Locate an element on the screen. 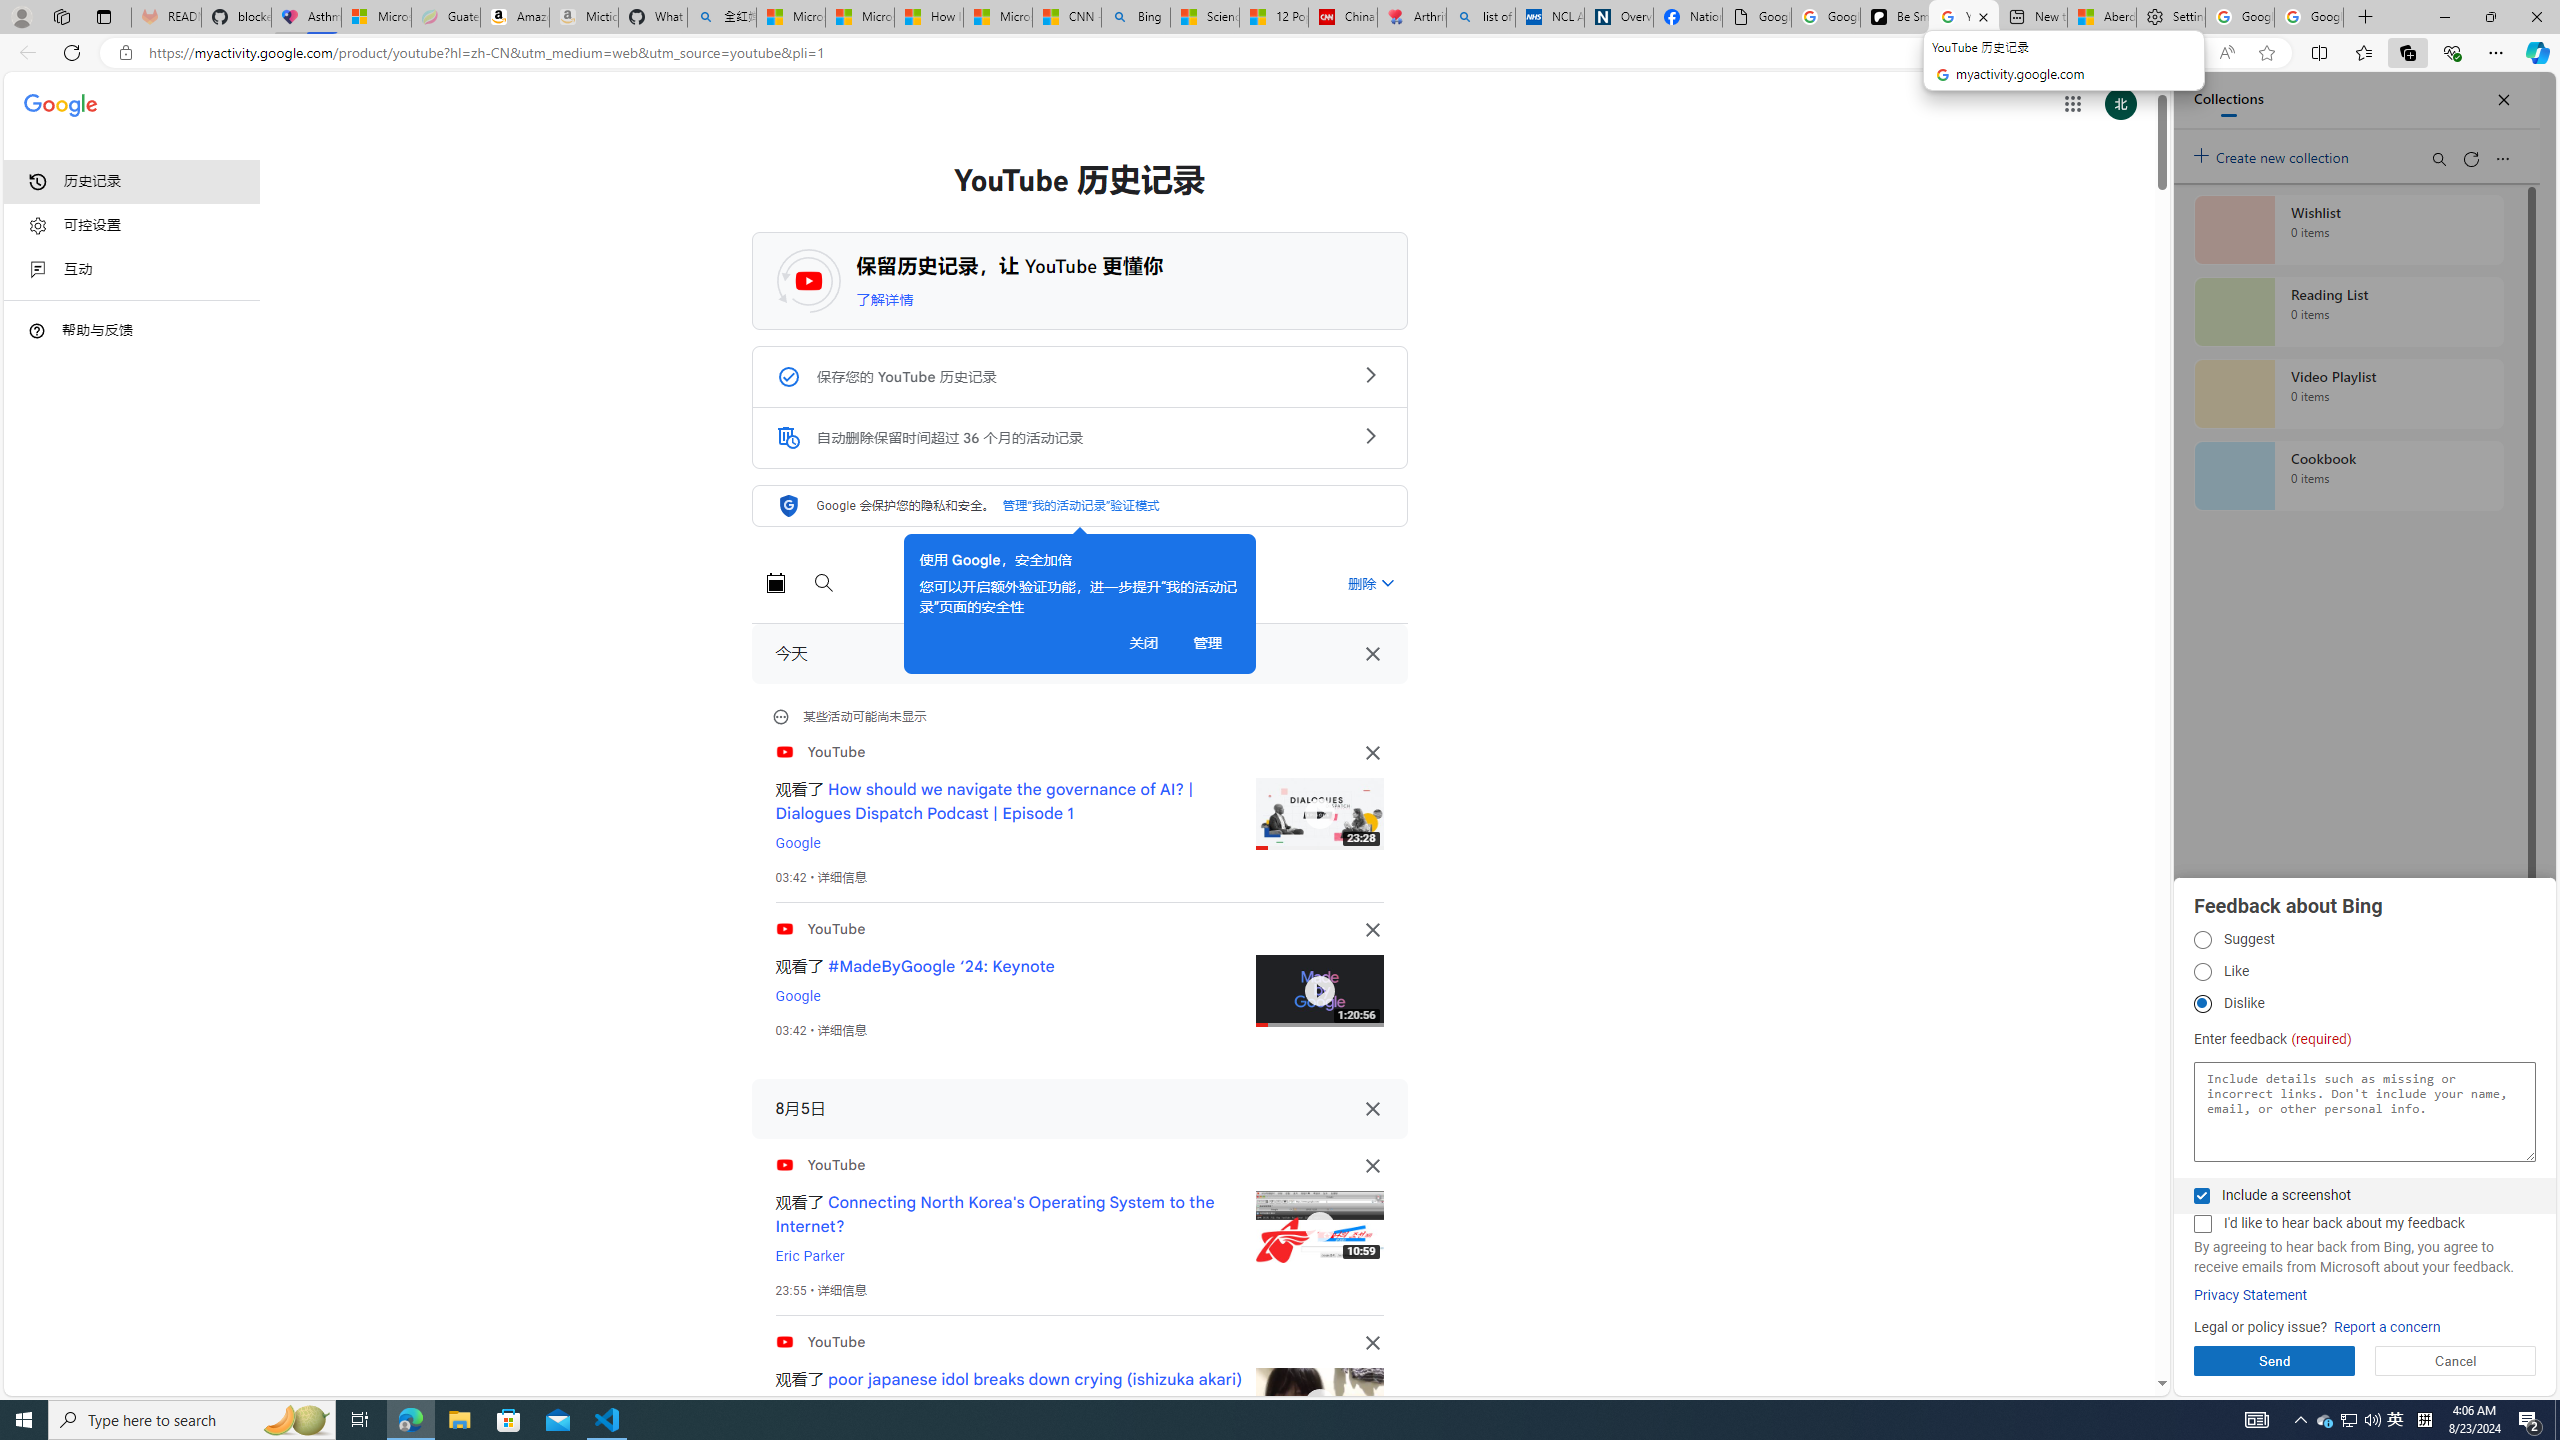 The width and height of the screenshot is (2560, 1440). 'Google Analytics Opt-out Browser Add-on Download Page' is located at coordinates (1756, 16).